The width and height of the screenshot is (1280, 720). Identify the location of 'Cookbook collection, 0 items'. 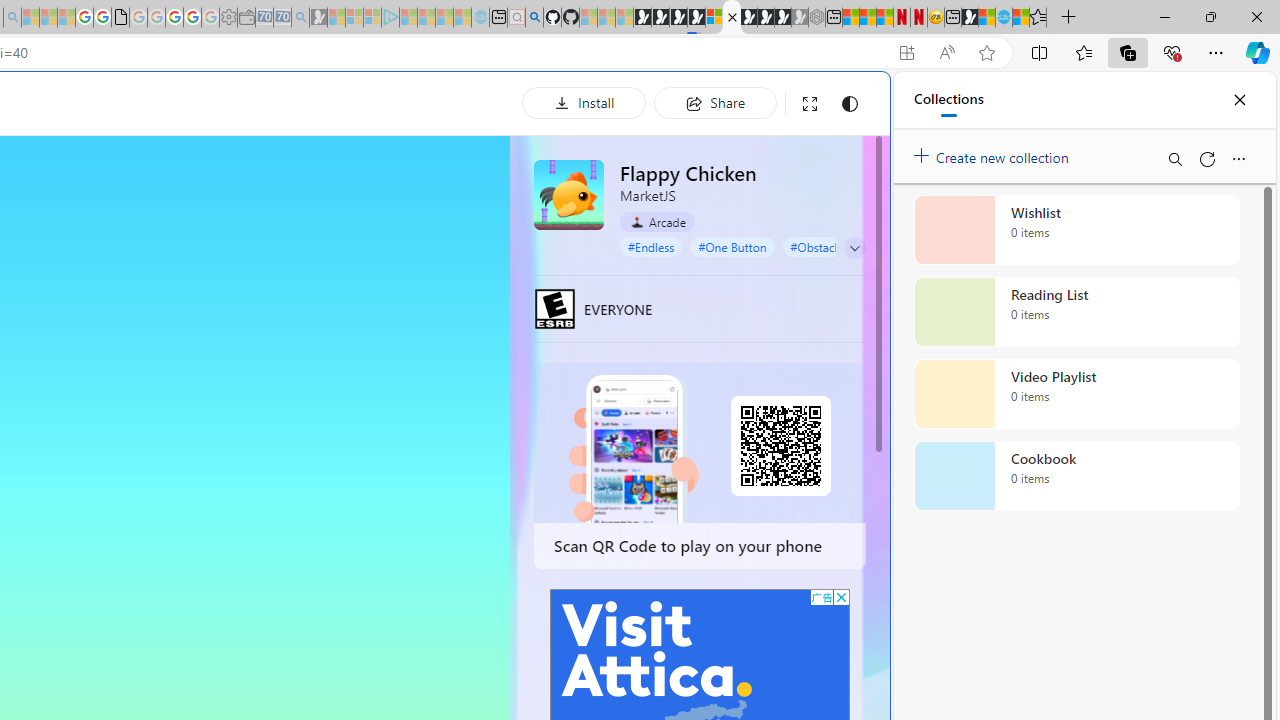
(1076, 475).